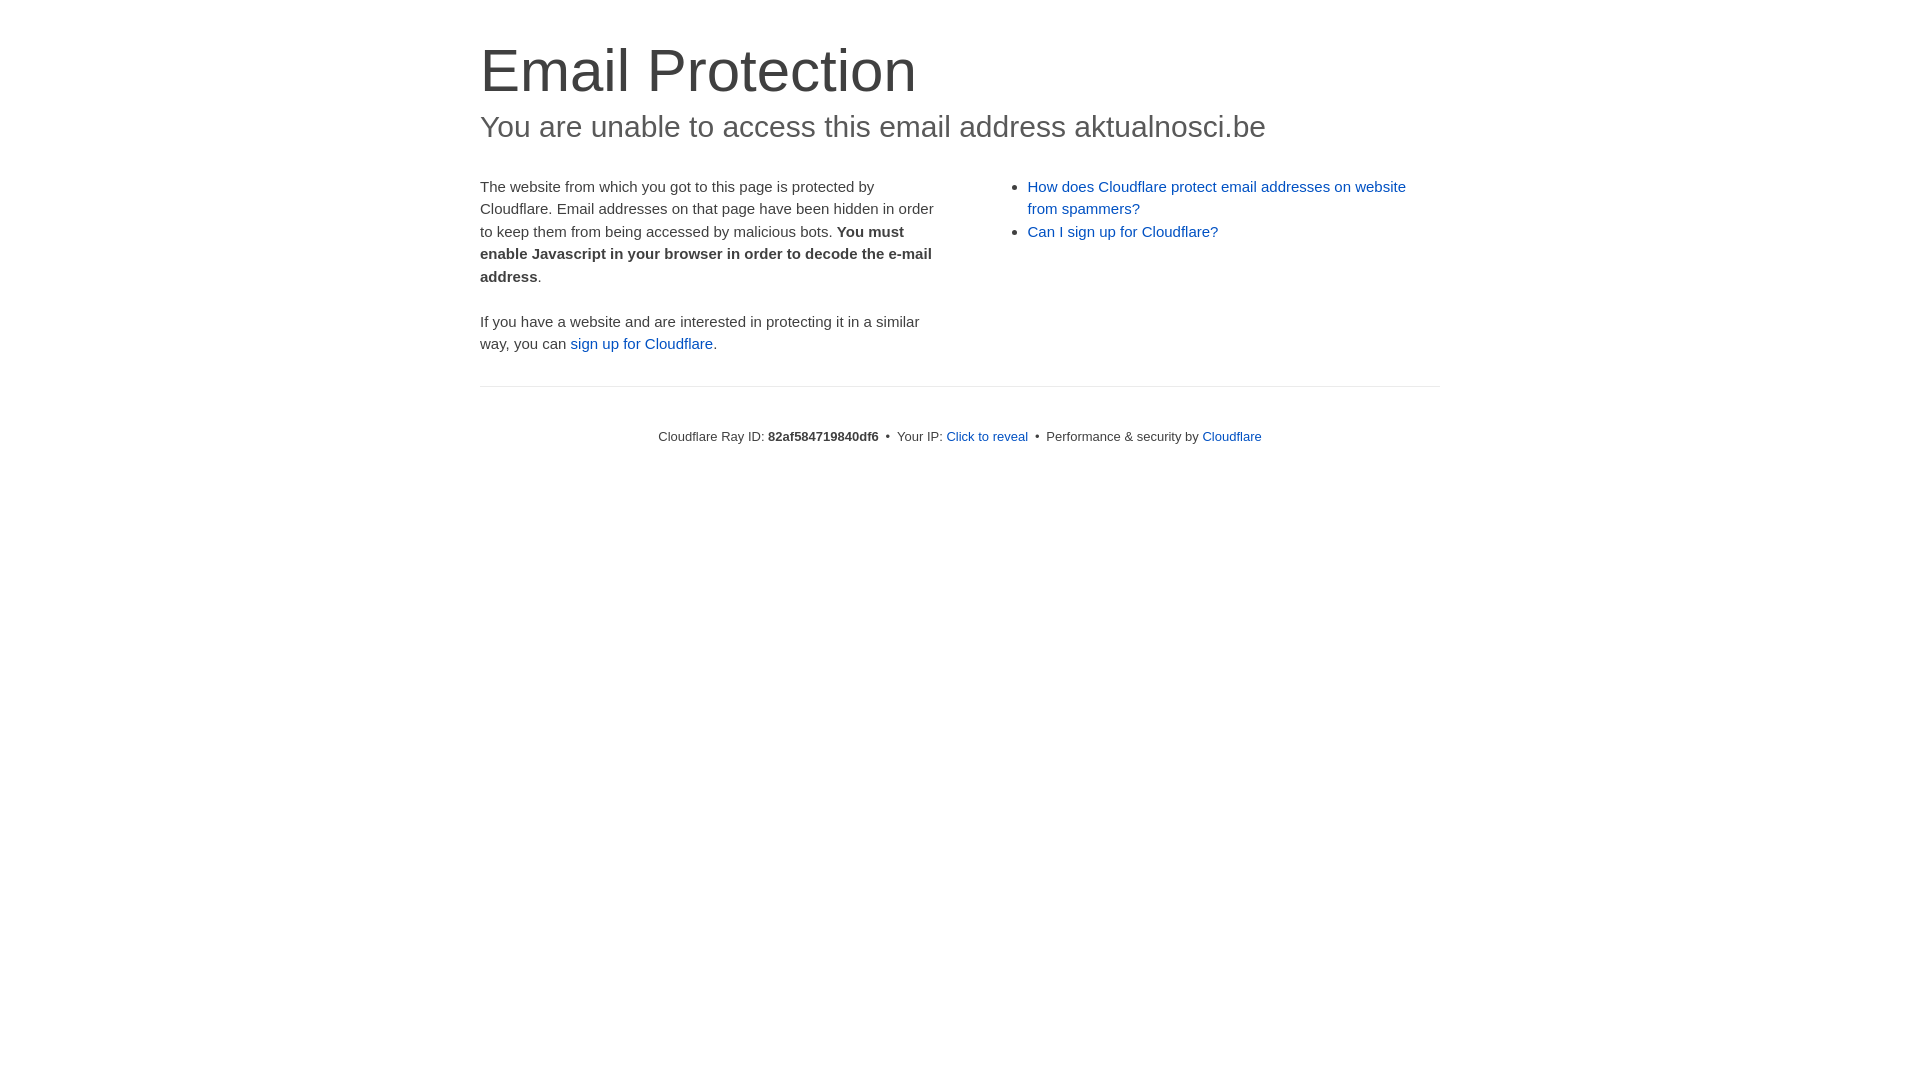 The width and height of the screenshot is (1920, 1080). Describe the element at coordinates (1123, 230) in the screenshot. I see `'Can I sign up for Cloudflare?'` at that location.